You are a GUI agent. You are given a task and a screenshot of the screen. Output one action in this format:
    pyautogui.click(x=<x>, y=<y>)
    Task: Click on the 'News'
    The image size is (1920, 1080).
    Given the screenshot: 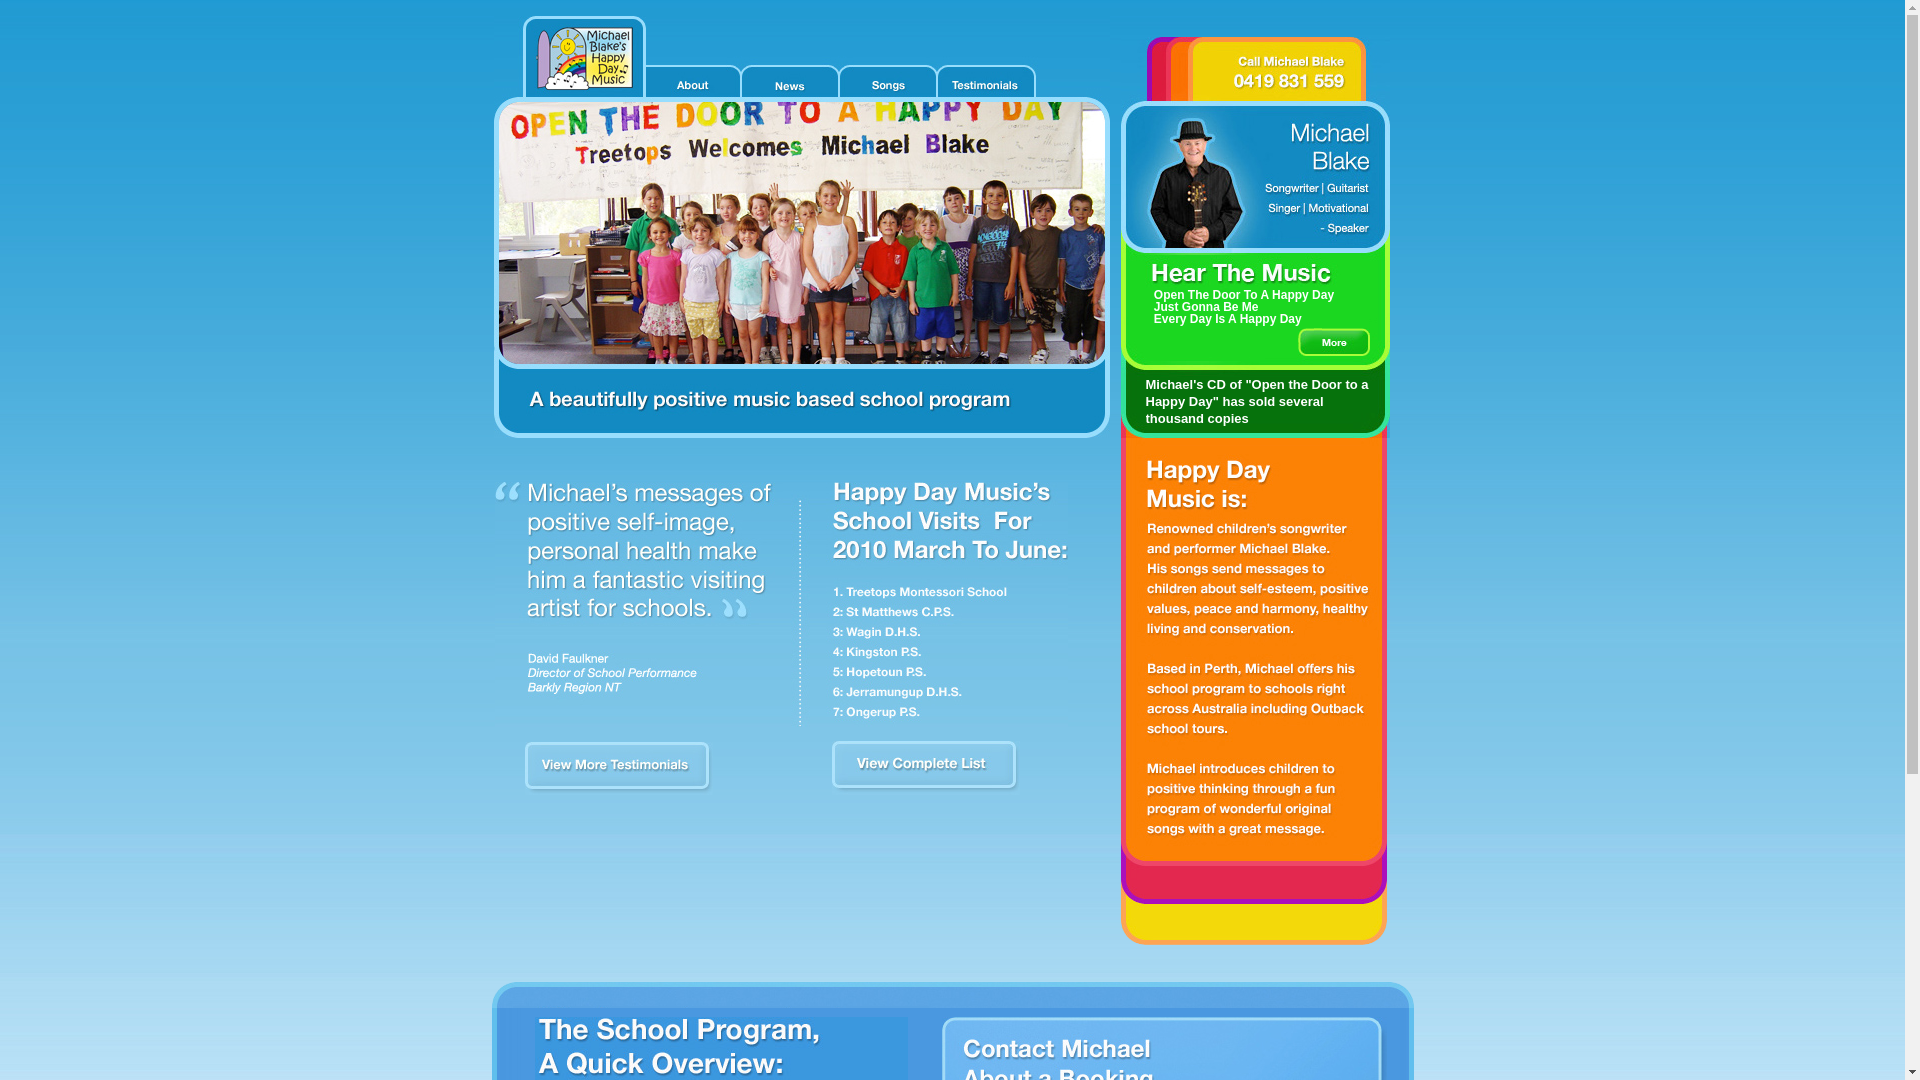 What is the action you would take?
    pyautogui.click(x=786, y=80)
    